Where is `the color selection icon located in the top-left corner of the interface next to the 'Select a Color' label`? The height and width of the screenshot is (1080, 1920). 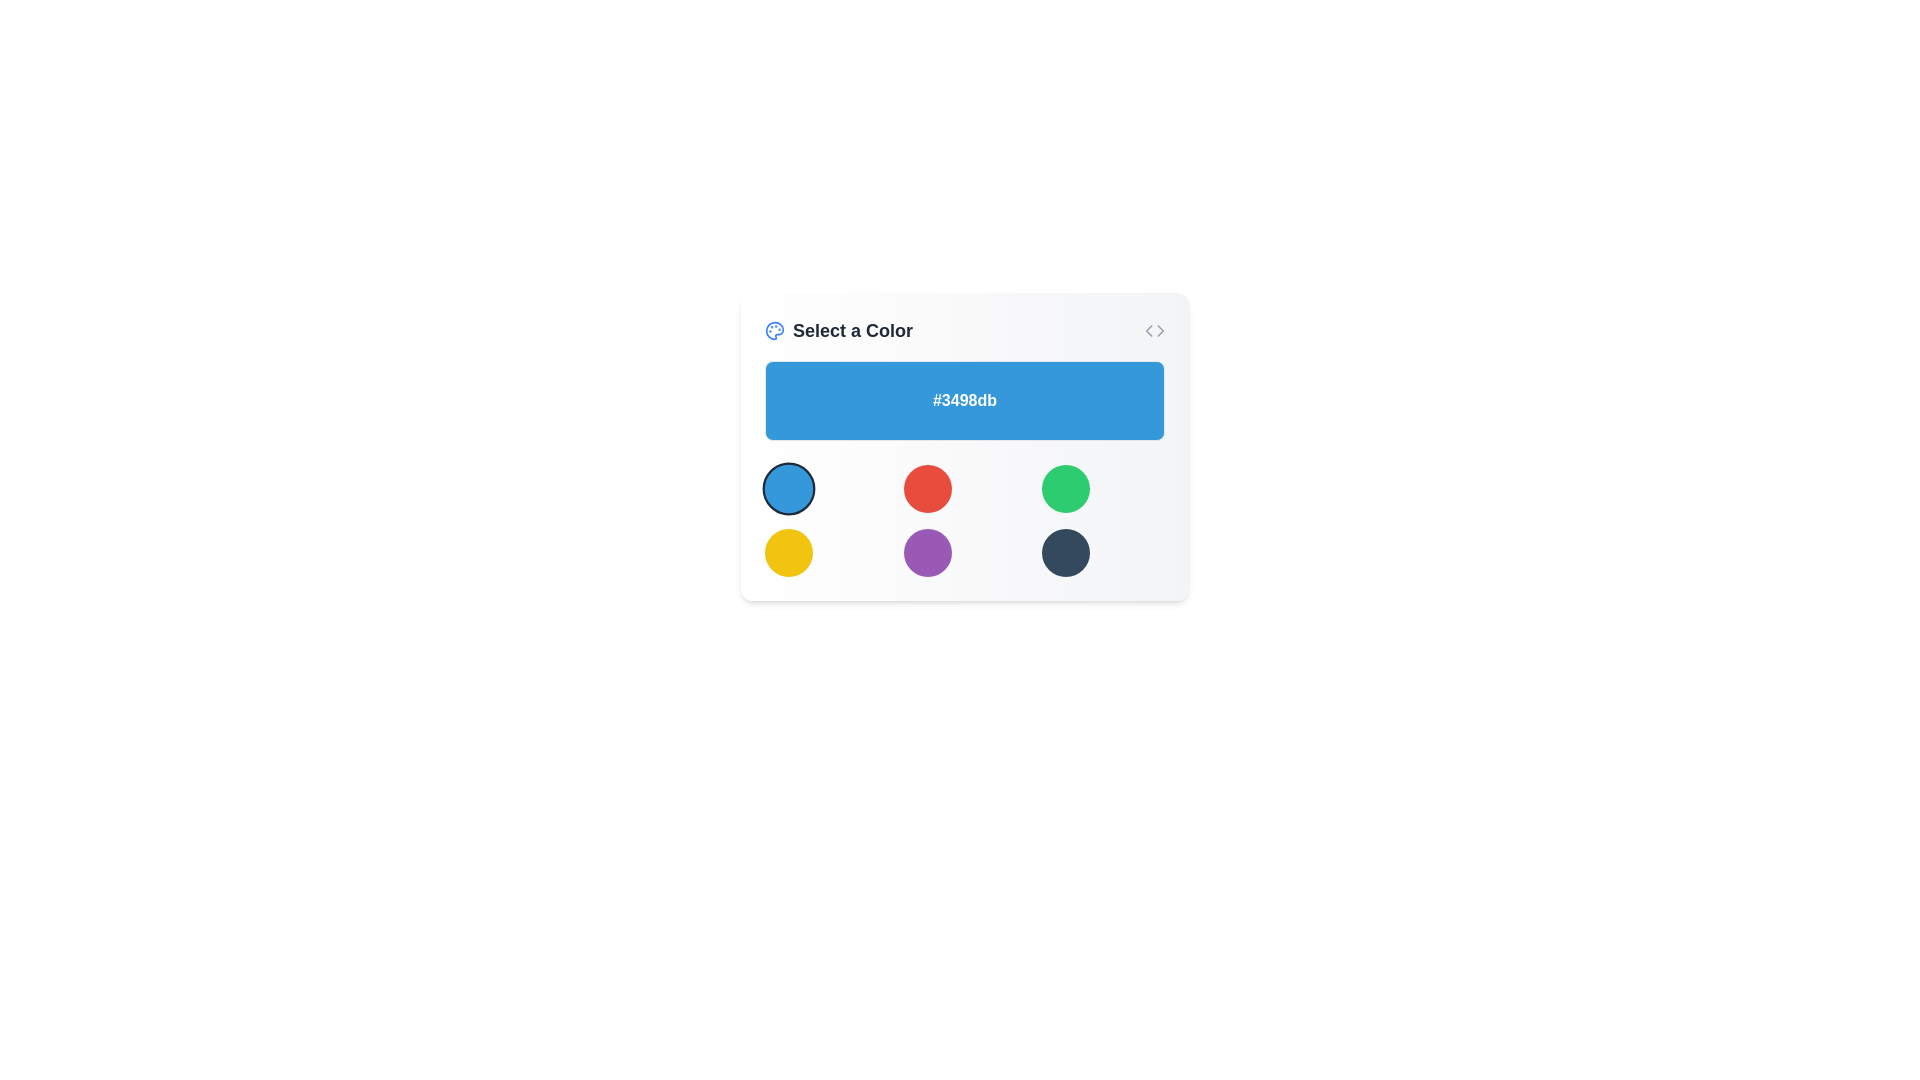
the color selection icon located in the top-left corner of the interface next to the 'Select a Color' label is located at coordinates (773, 330).